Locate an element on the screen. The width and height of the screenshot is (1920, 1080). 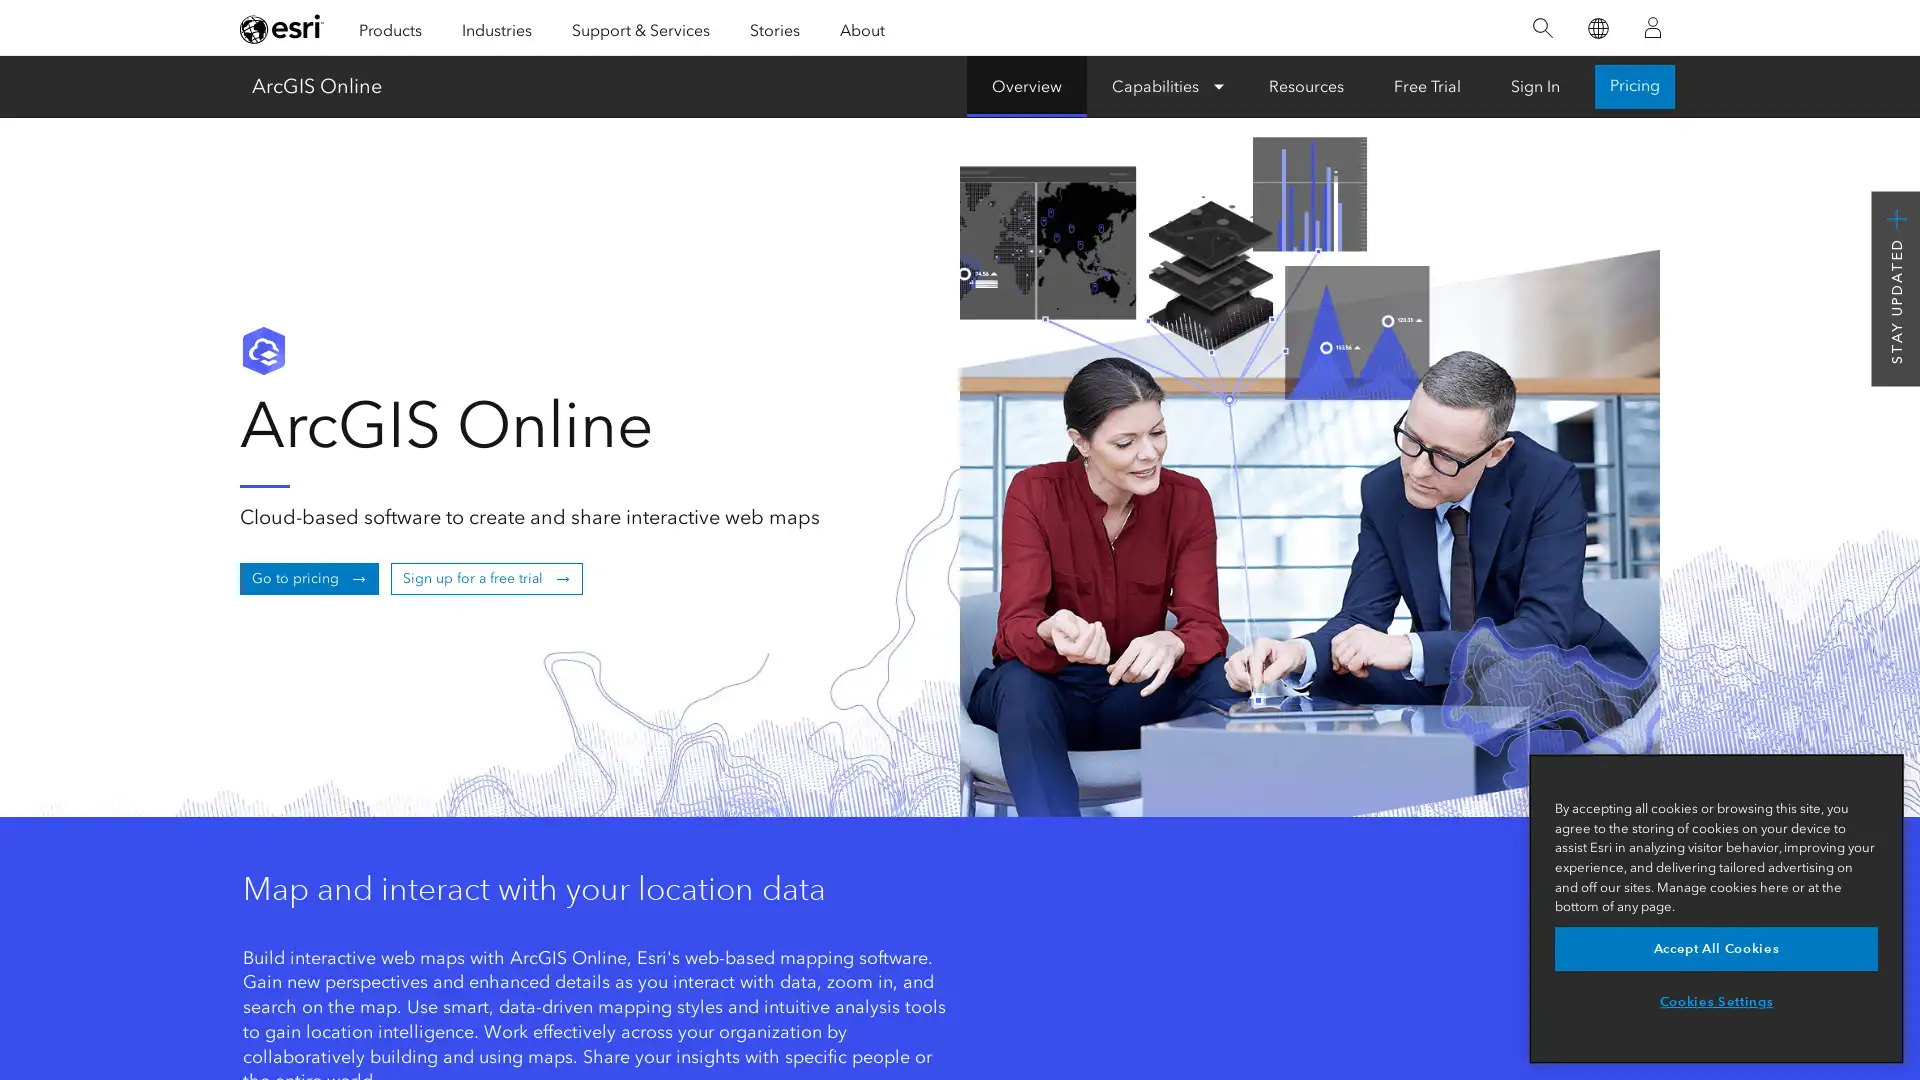
Cookies Settings is located at coordinates (1715, 1002).